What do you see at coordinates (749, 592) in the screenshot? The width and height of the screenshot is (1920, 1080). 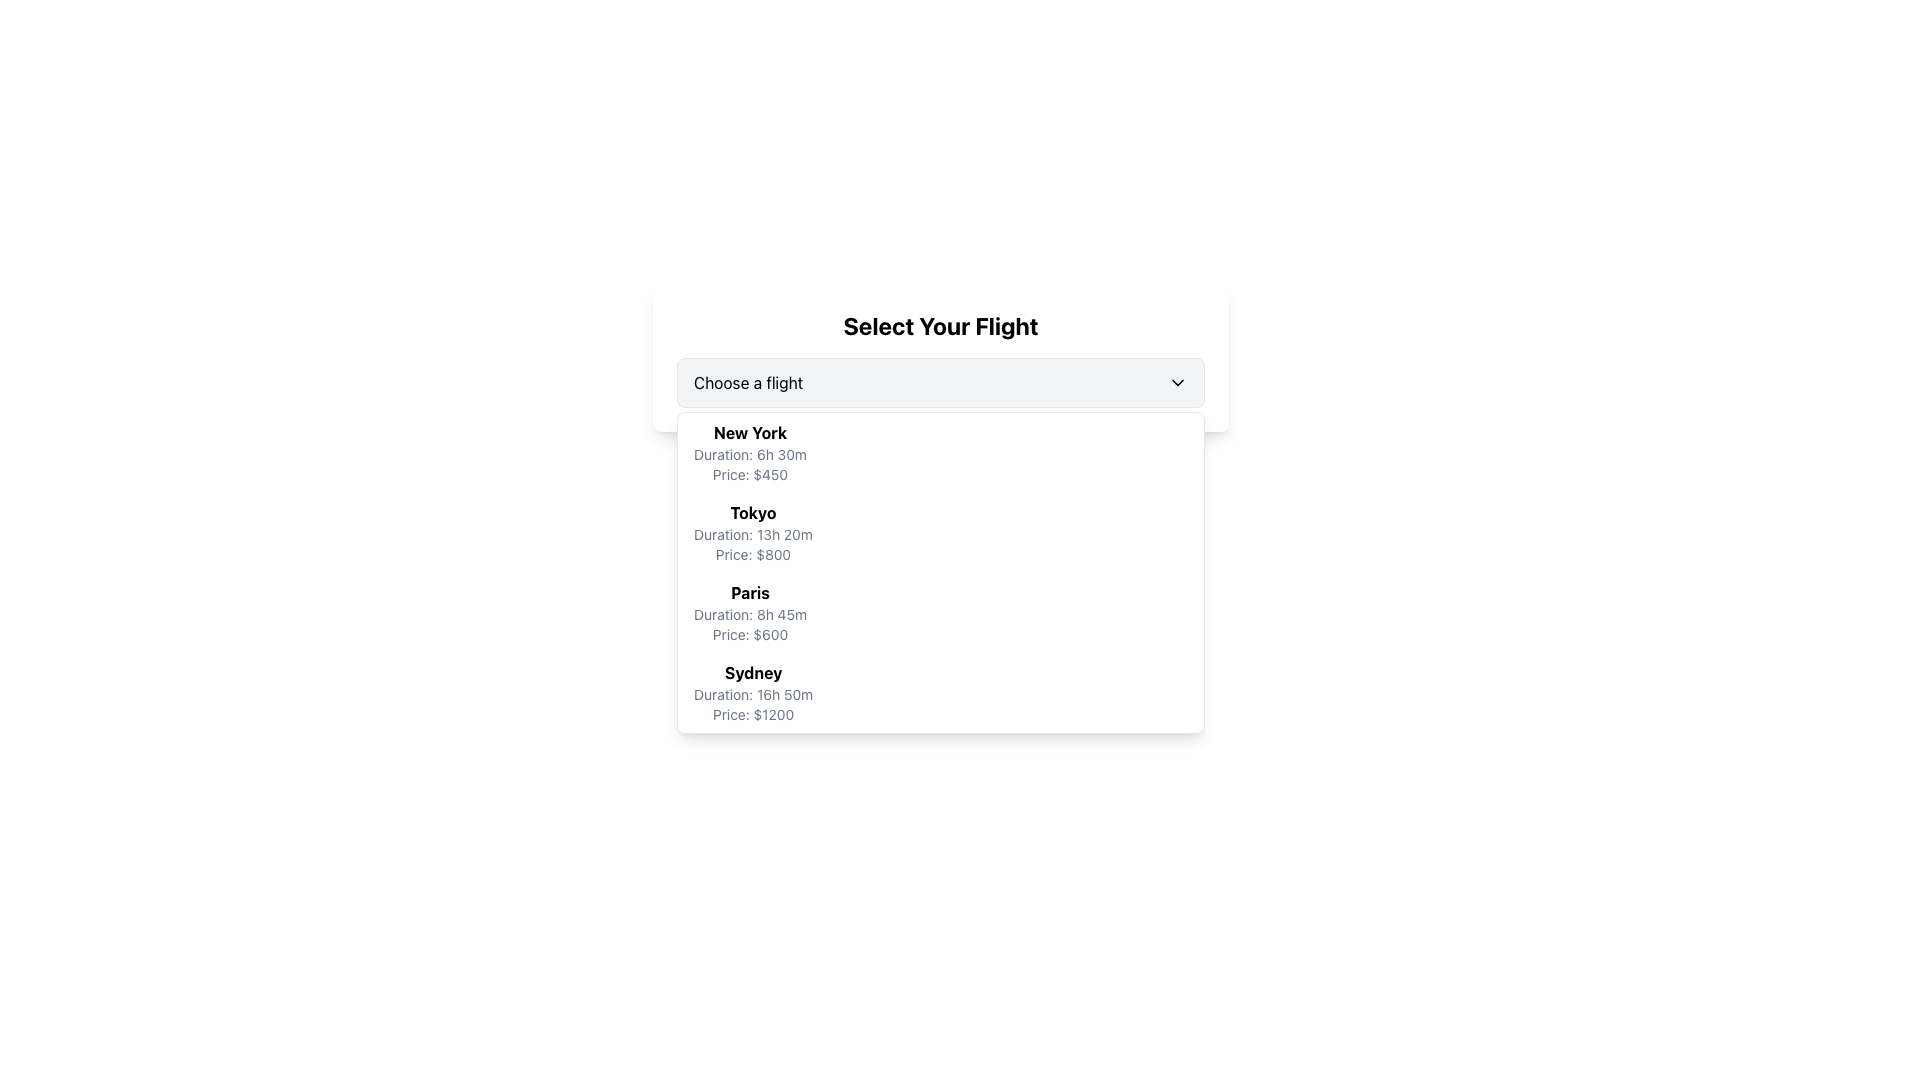 I see `text label for the 'Paris' flight option in the dropdown menu titled 'Select Your Flight'` at bounding box center [749, 592].